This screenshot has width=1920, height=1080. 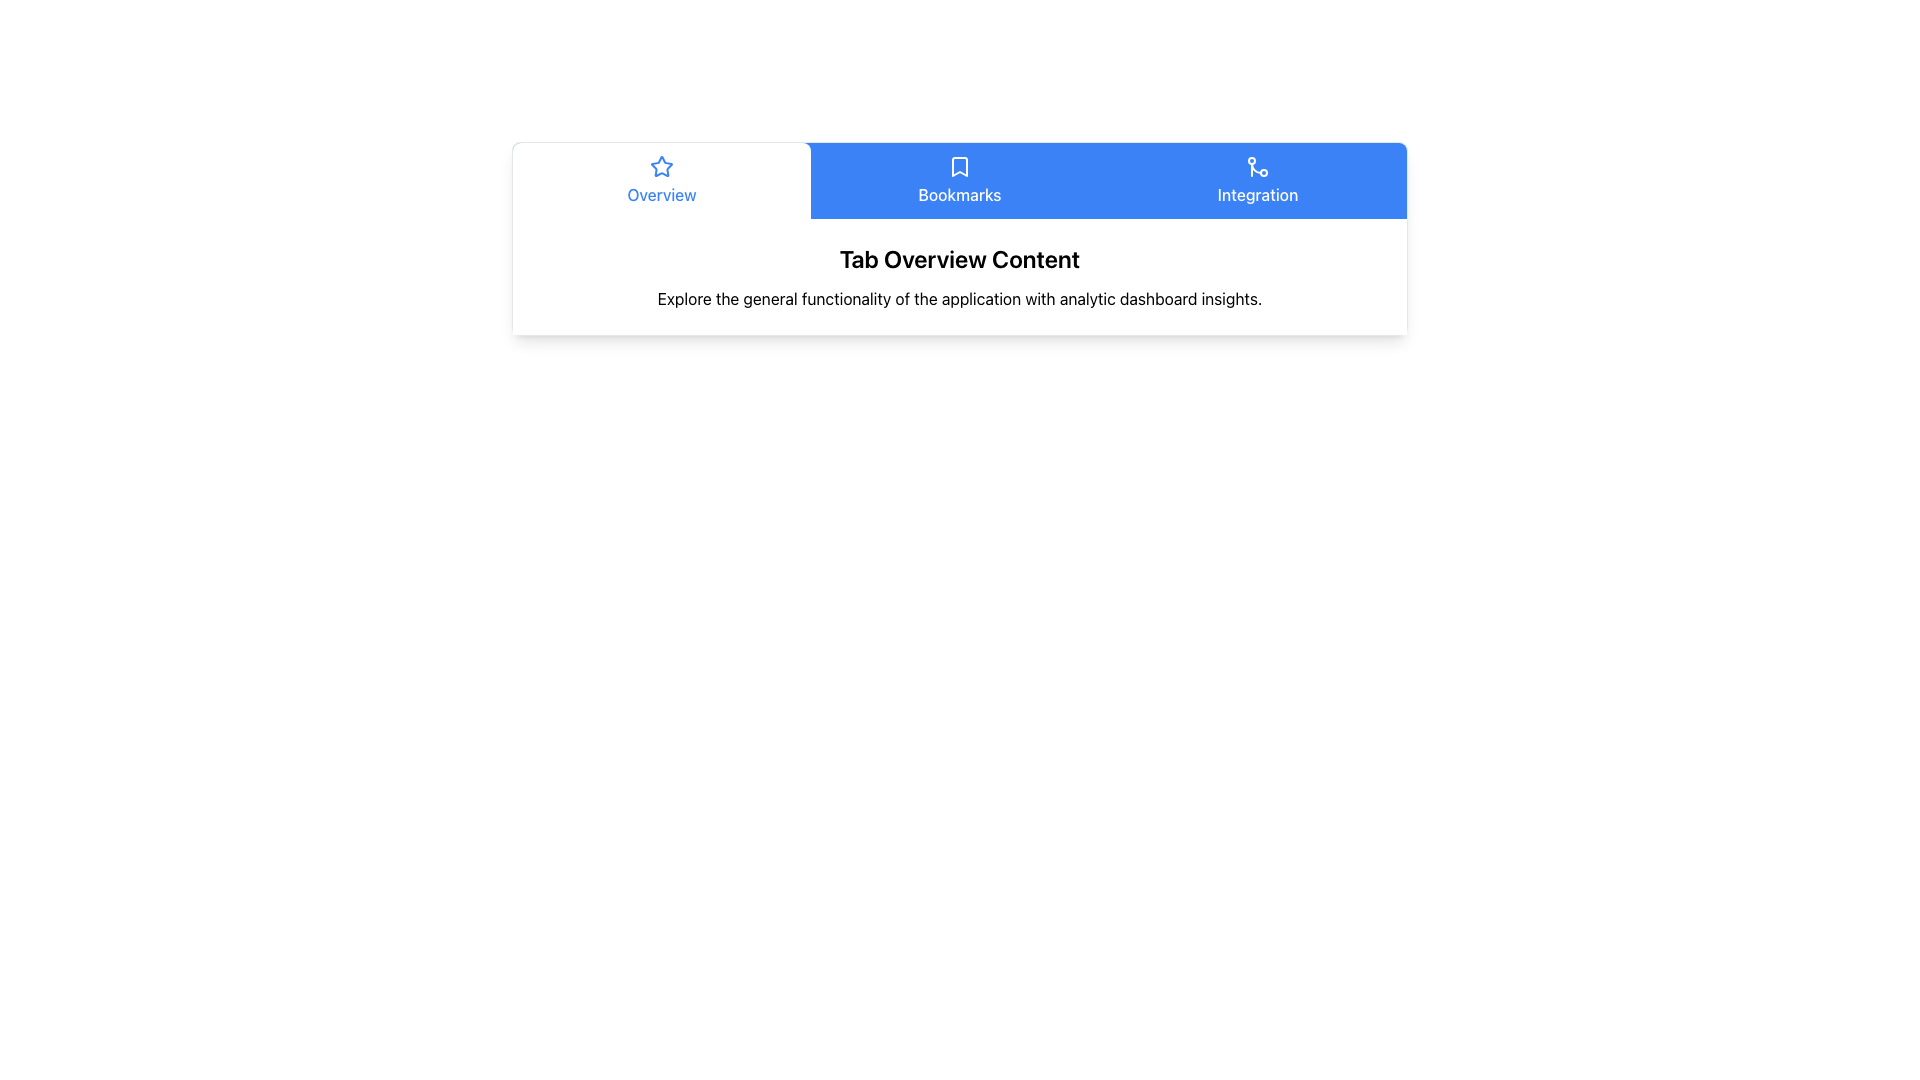 What do you see at coordinates (960, 181) in the screenshot?
I see `the 'Bookmarks' navigational button located centrally in the grid at the top of the interface to observe its hover effects` at bounding box center [960, 181].